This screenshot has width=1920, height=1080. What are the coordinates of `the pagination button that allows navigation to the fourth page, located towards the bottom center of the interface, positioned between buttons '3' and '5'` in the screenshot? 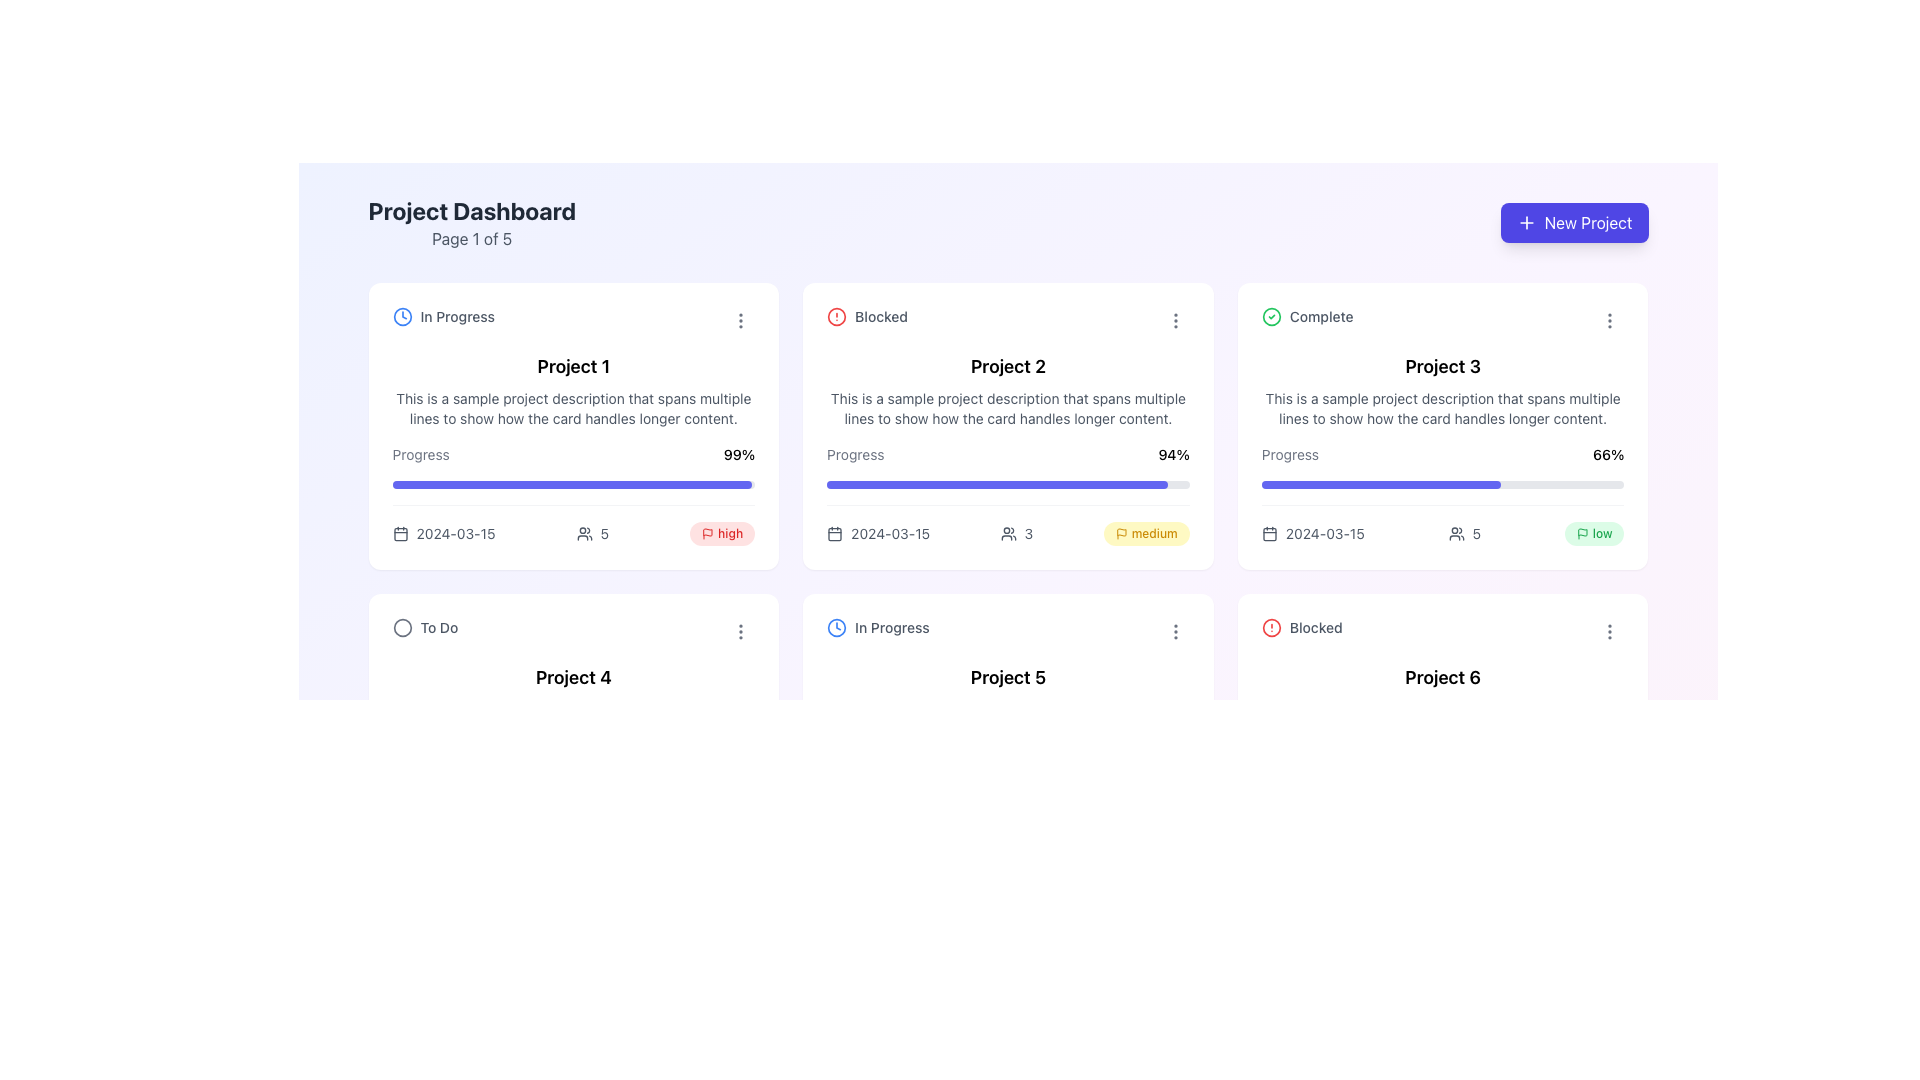 It's located at (1069, 933).